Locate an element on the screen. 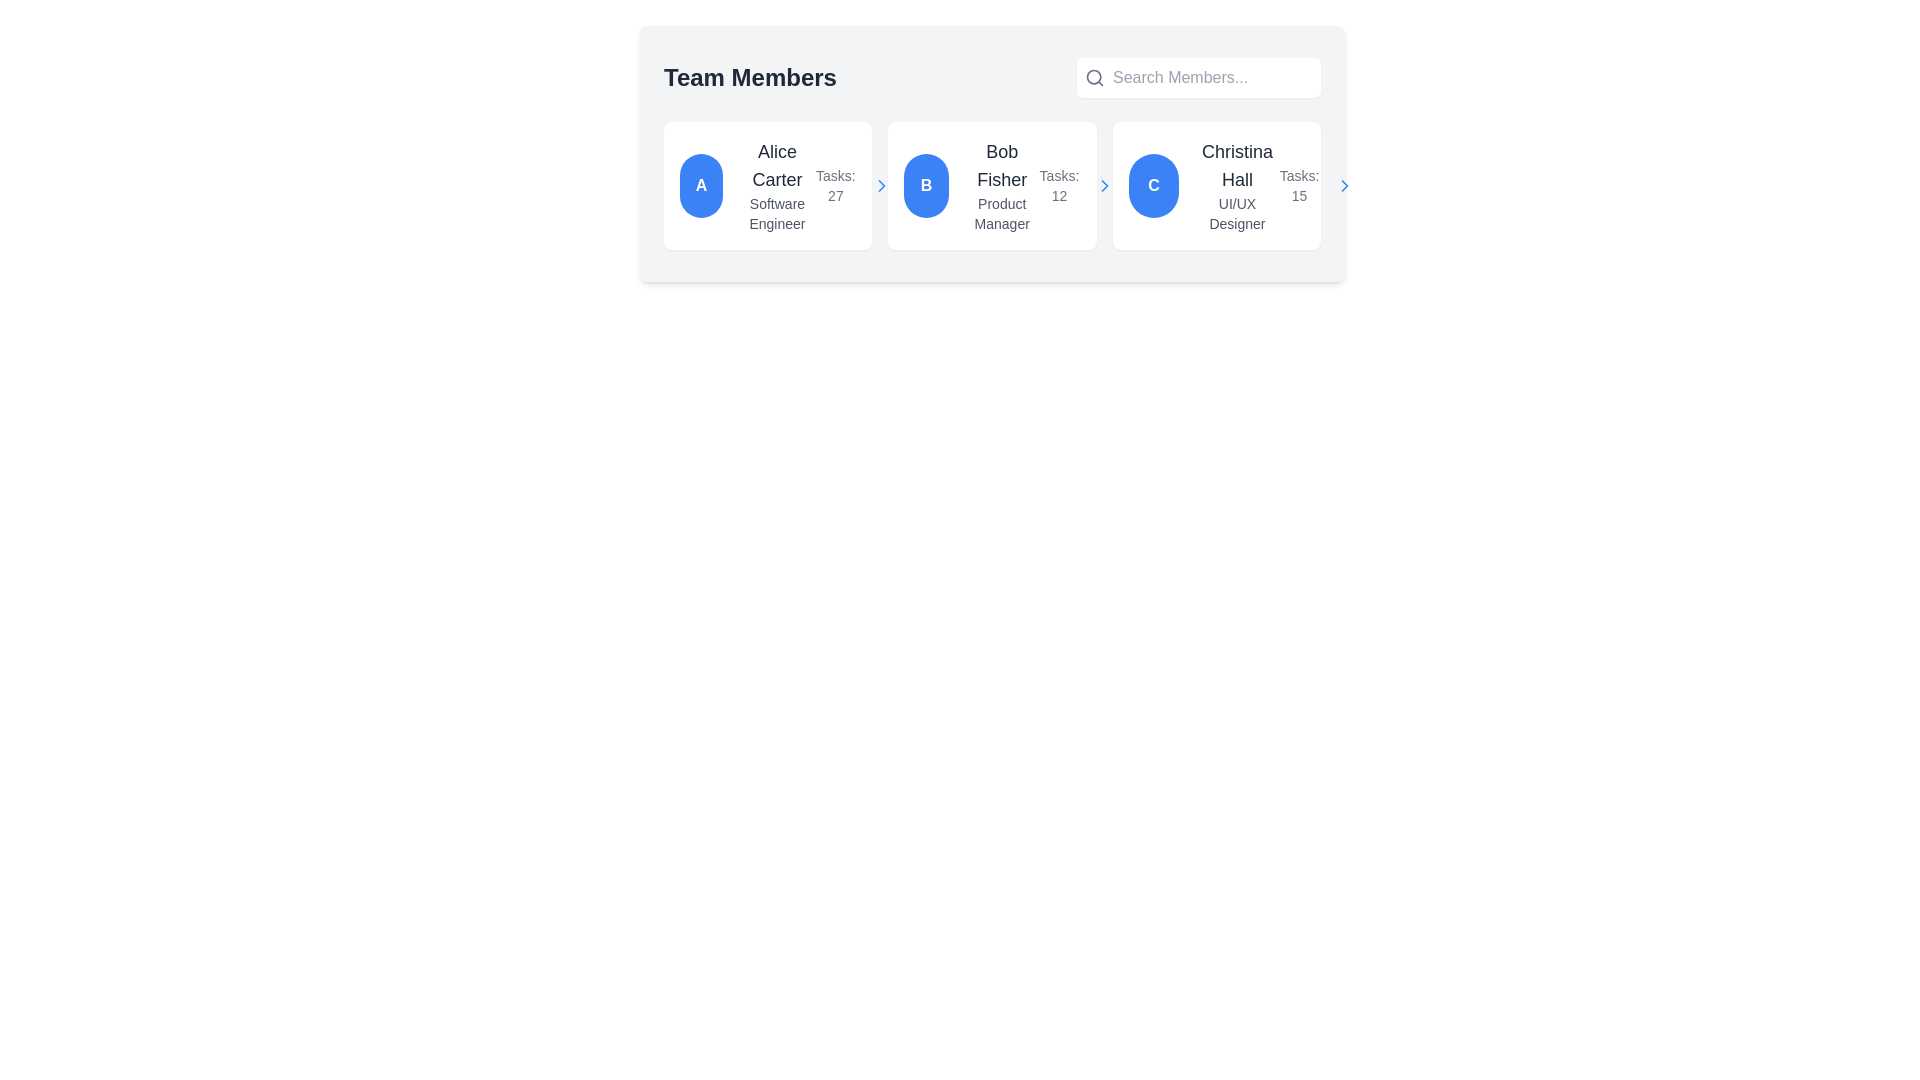 Image resolution: width=1920 pixels, height=1080 pixels. text content displayed in the profile card of team member 'Christina Hall', located in the center-right of the interface, specifically in the third profile card from the left is located at coordinates (1236, 185).